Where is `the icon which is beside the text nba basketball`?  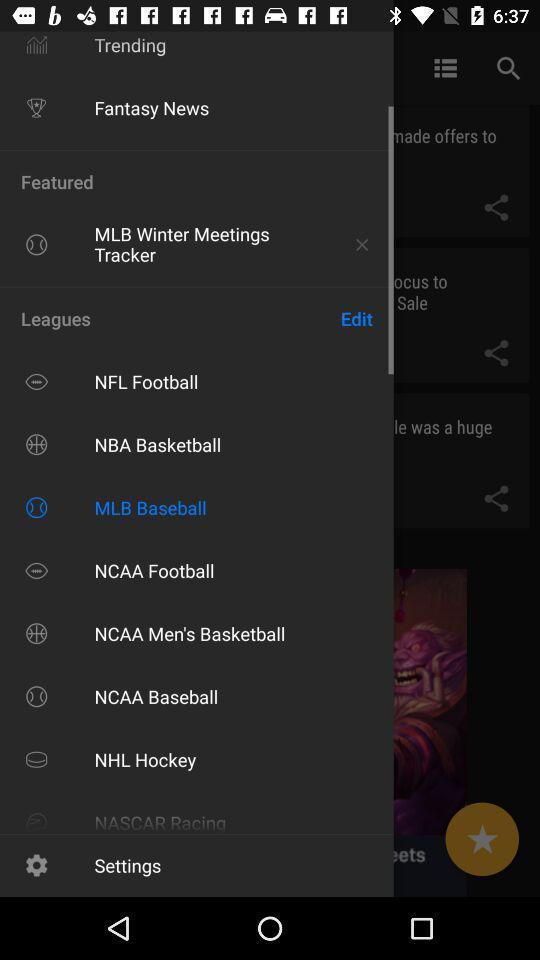
the icon which is beside the text nba basketball is located at coordinates (36, 444).